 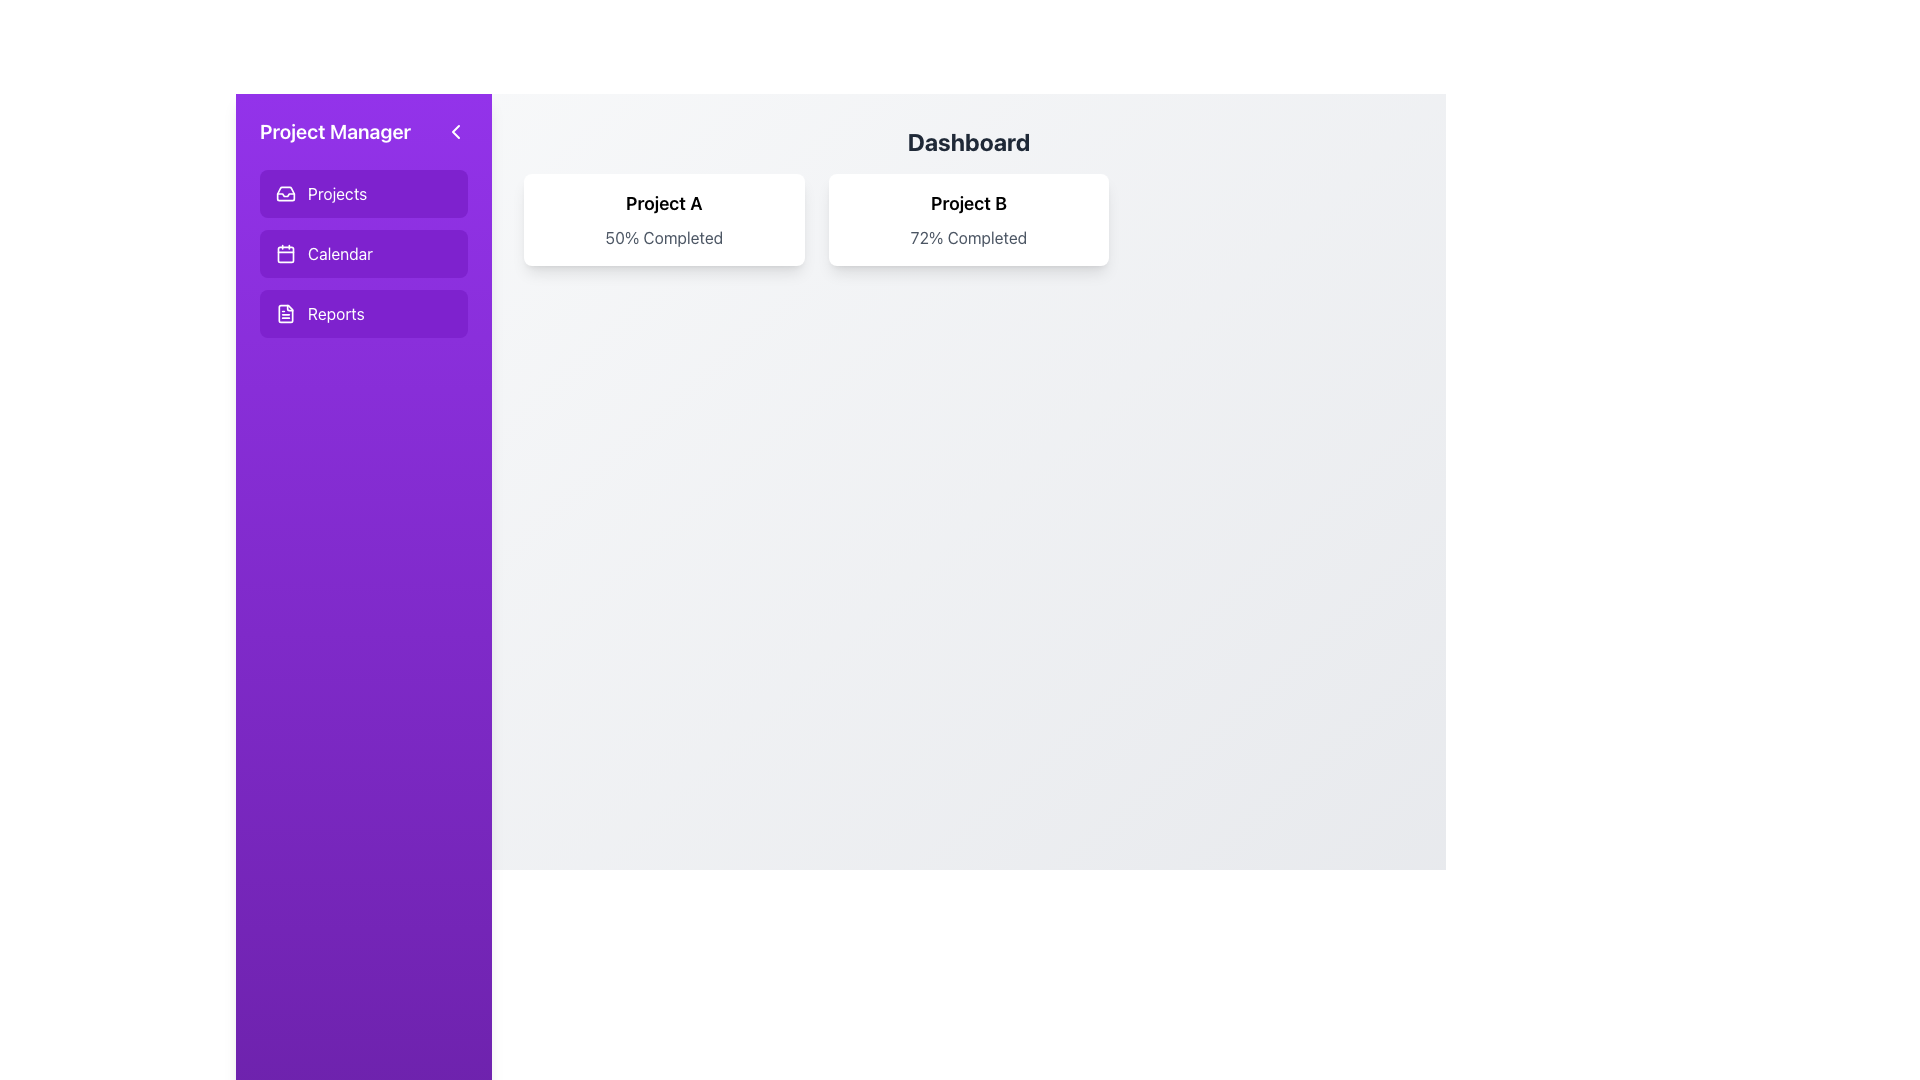 I want to click on the 'Projects' button, which is a rectangular button with an inbox icon and rounded corners, located in the sidebar above the 'Calendar' and 'Reports' buttons, so click(x=364, y=193).